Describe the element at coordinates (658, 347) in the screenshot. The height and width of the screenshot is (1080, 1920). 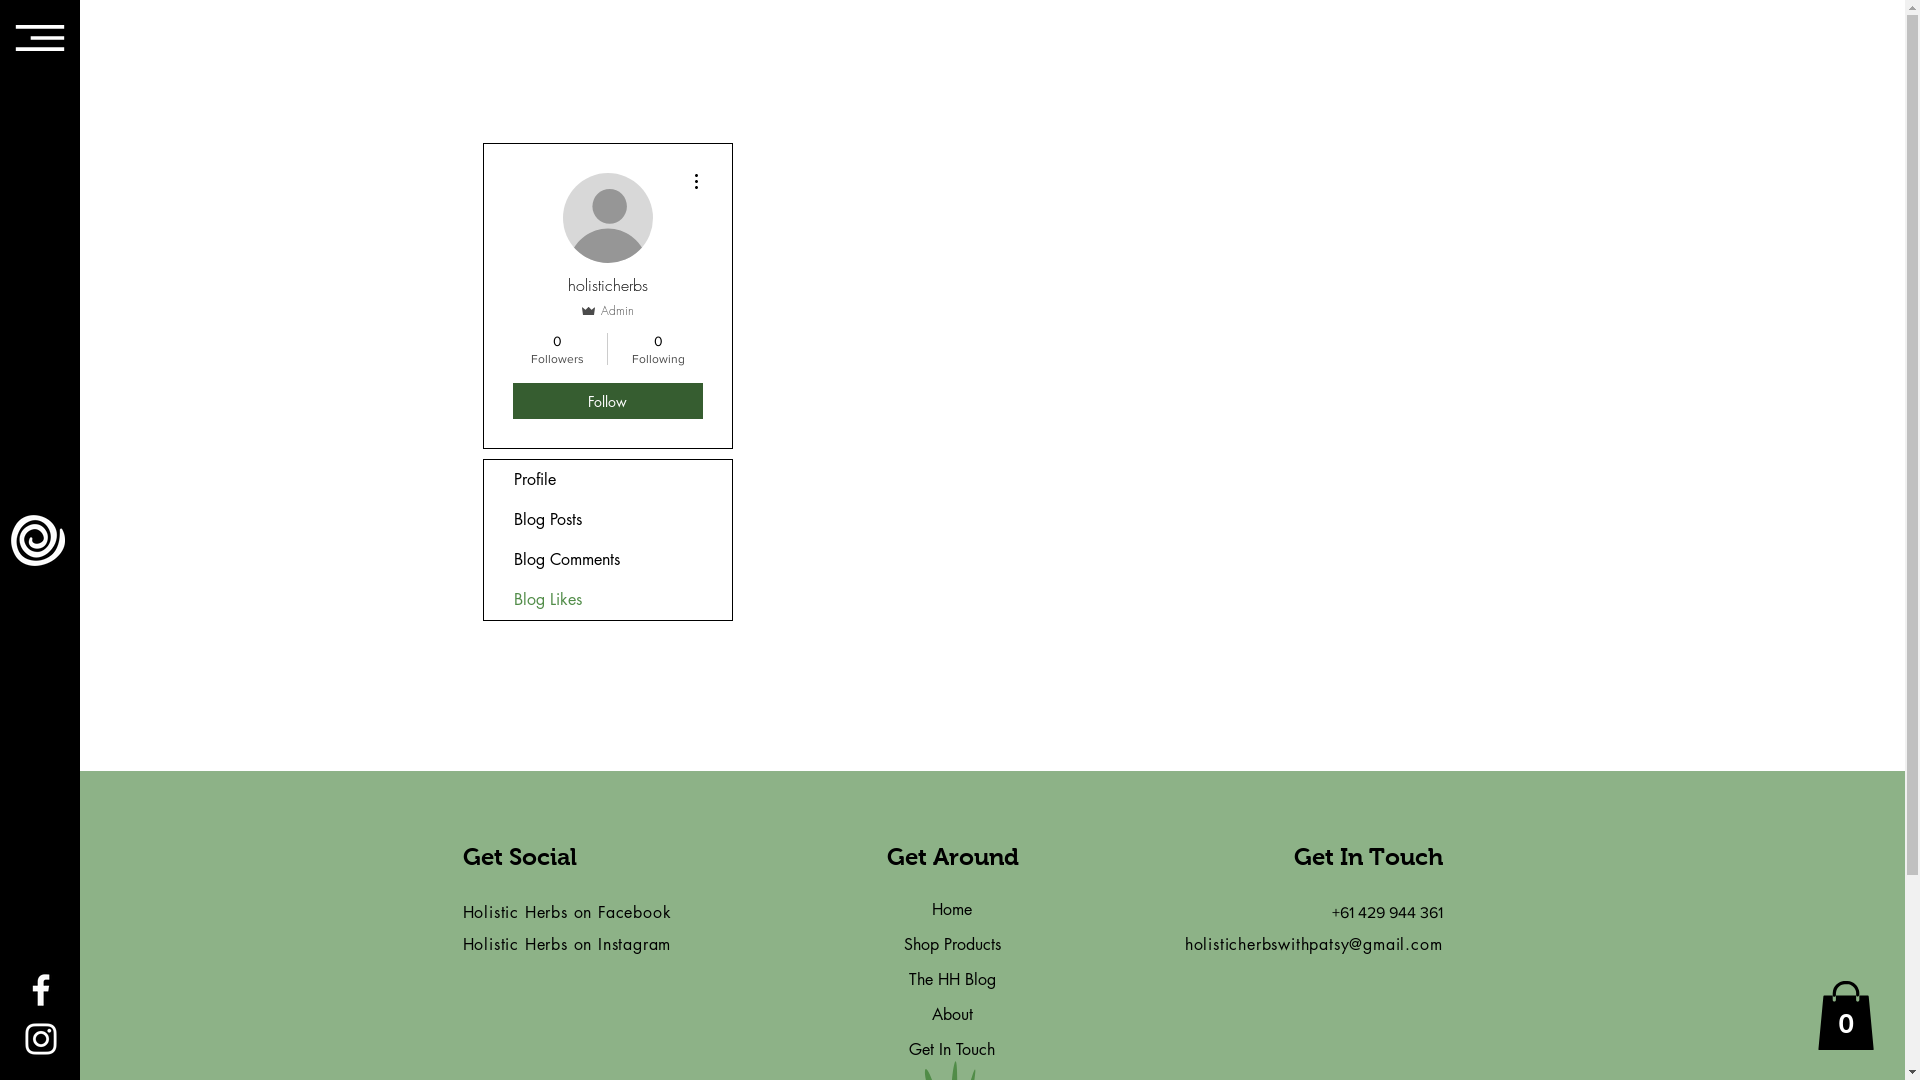
I see `'0` at that location.